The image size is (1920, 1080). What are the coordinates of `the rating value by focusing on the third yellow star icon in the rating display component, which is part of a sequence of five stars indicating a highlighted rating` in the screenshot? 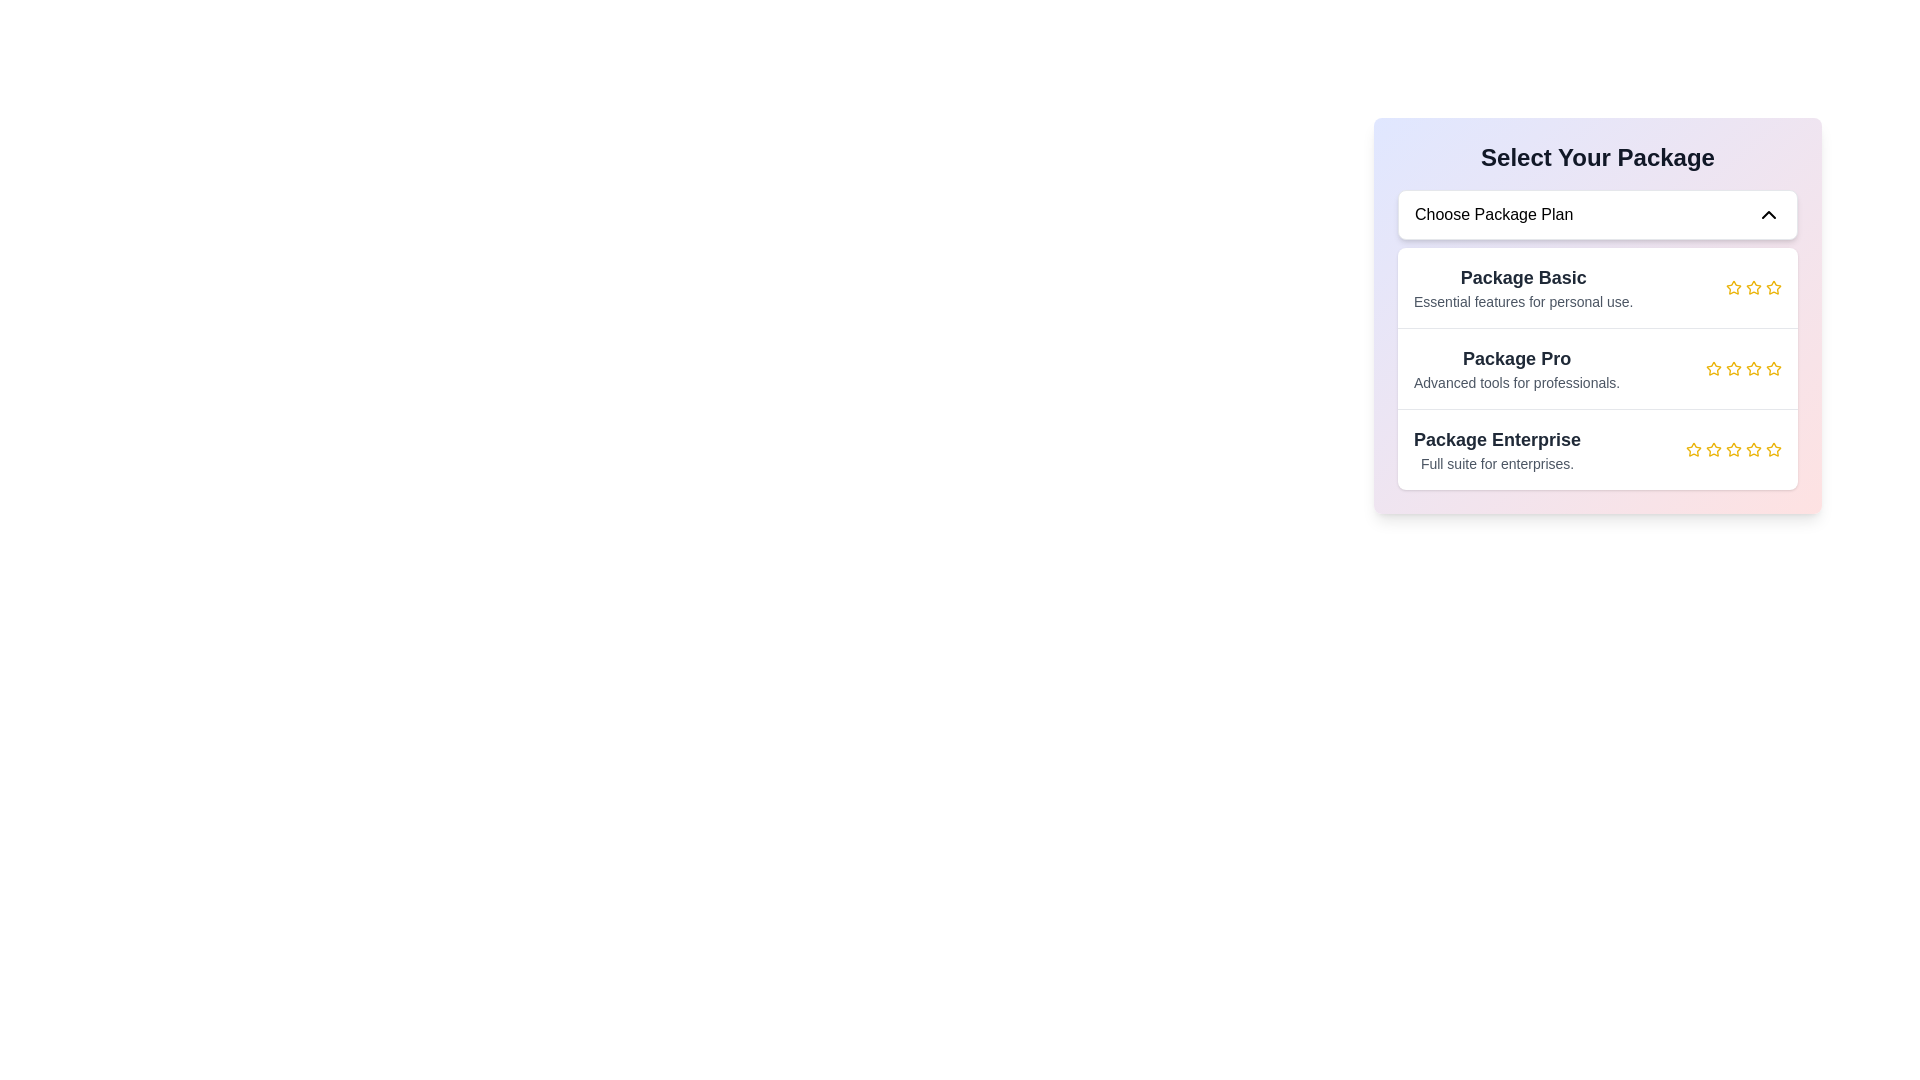 It's located at (1732, 450).